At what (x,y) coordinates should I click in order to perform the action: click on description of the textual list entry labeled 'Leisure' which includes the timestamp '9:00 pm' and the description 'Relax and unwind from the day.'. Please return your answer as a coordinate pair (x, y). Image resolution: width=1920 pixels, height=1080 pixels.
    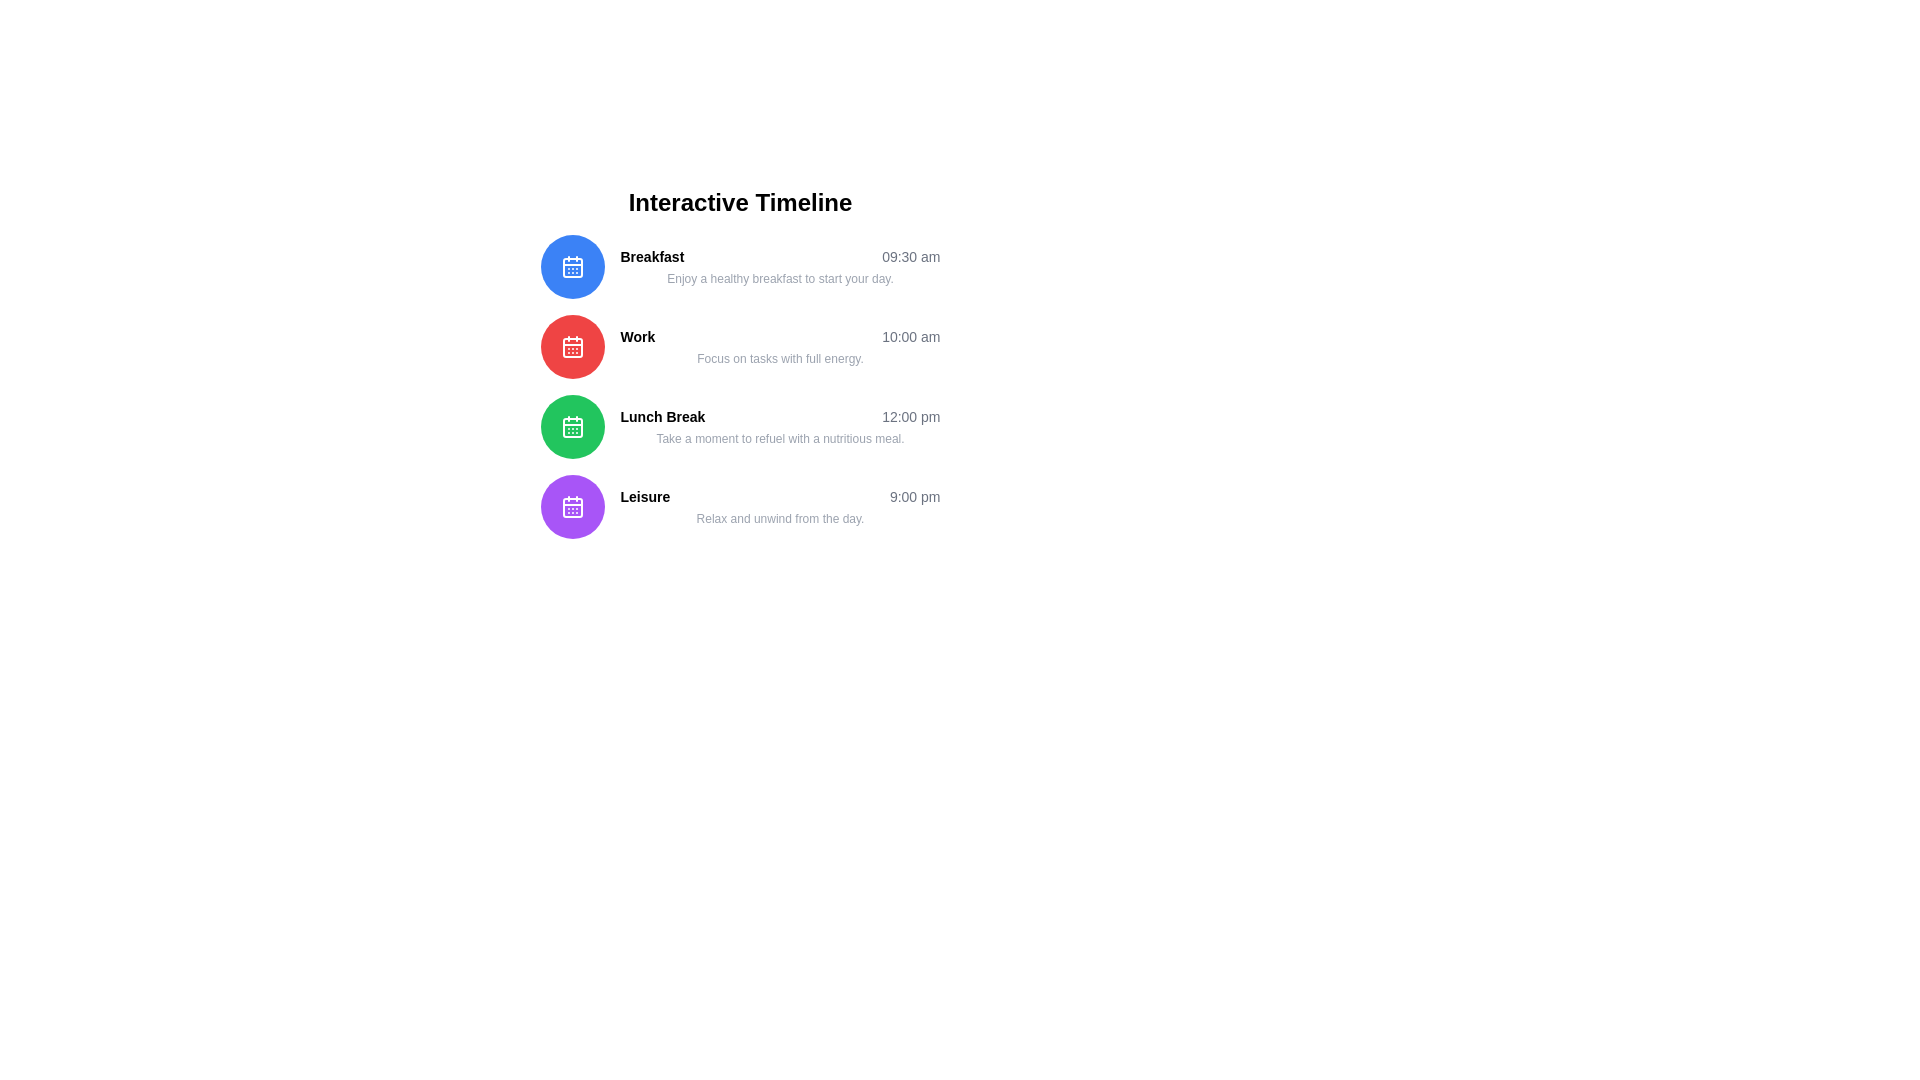
    Looking at the image, I should click on (779, 505).